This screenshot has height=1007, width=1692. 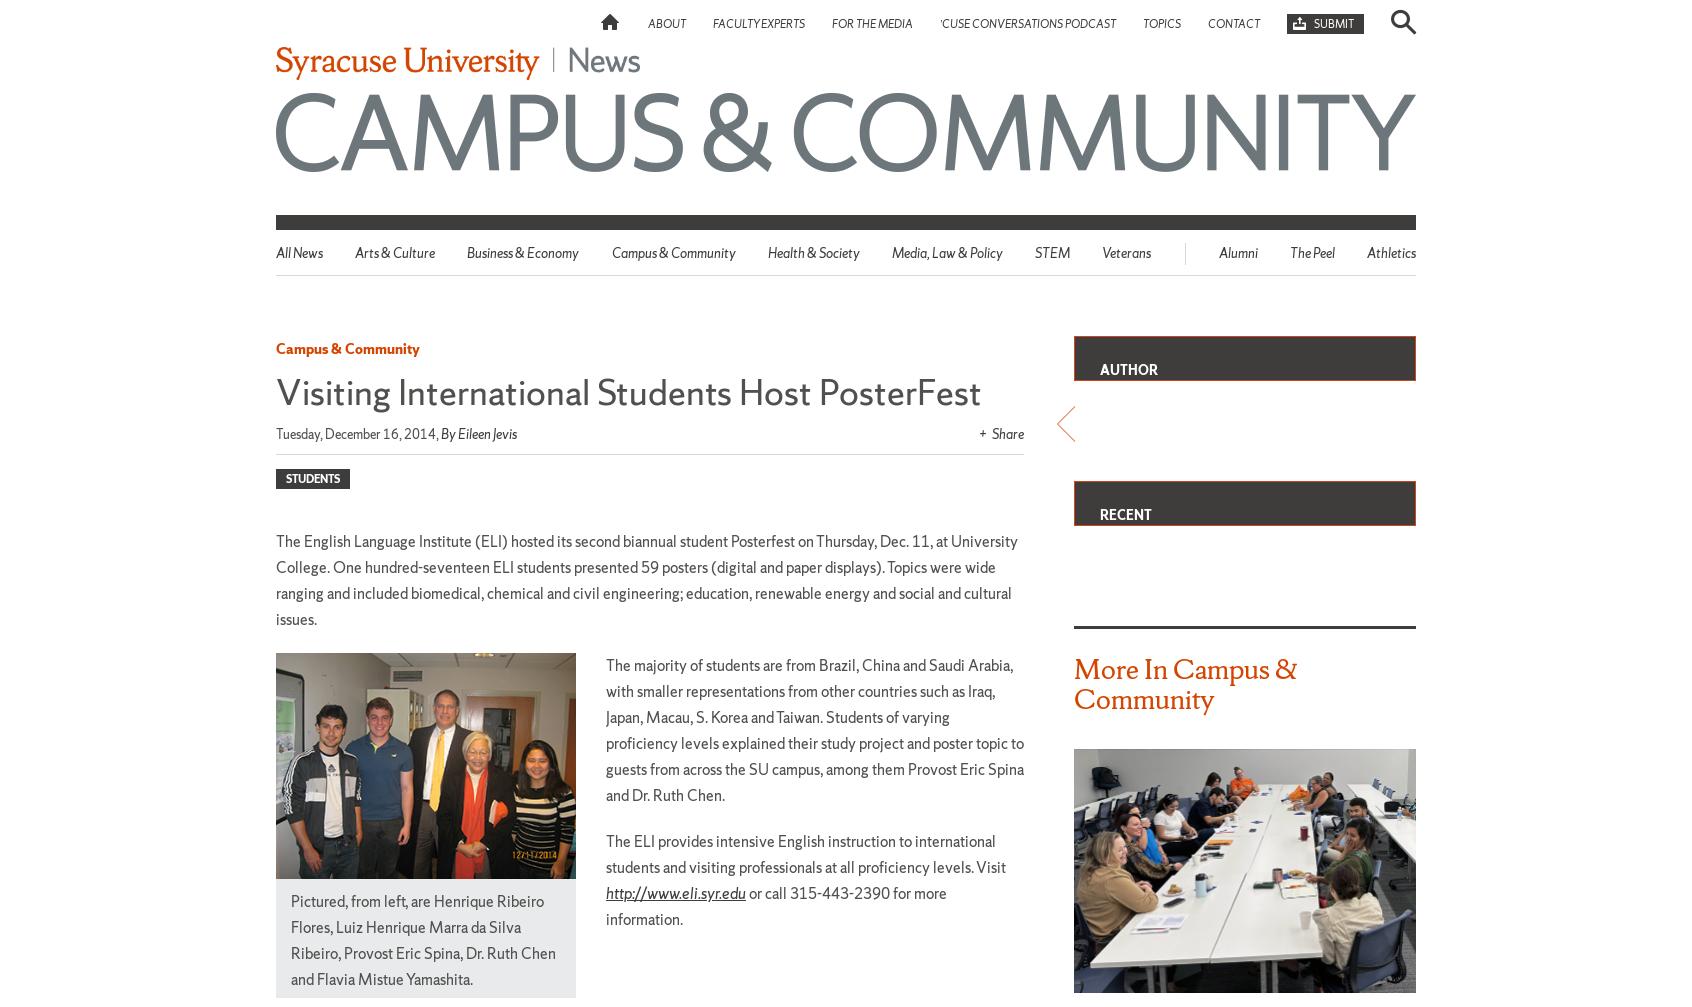 What do you see at coordinates (1391, 253) in the screenshot?
I see `'Athletics'` at bounding box center [1391, 253].